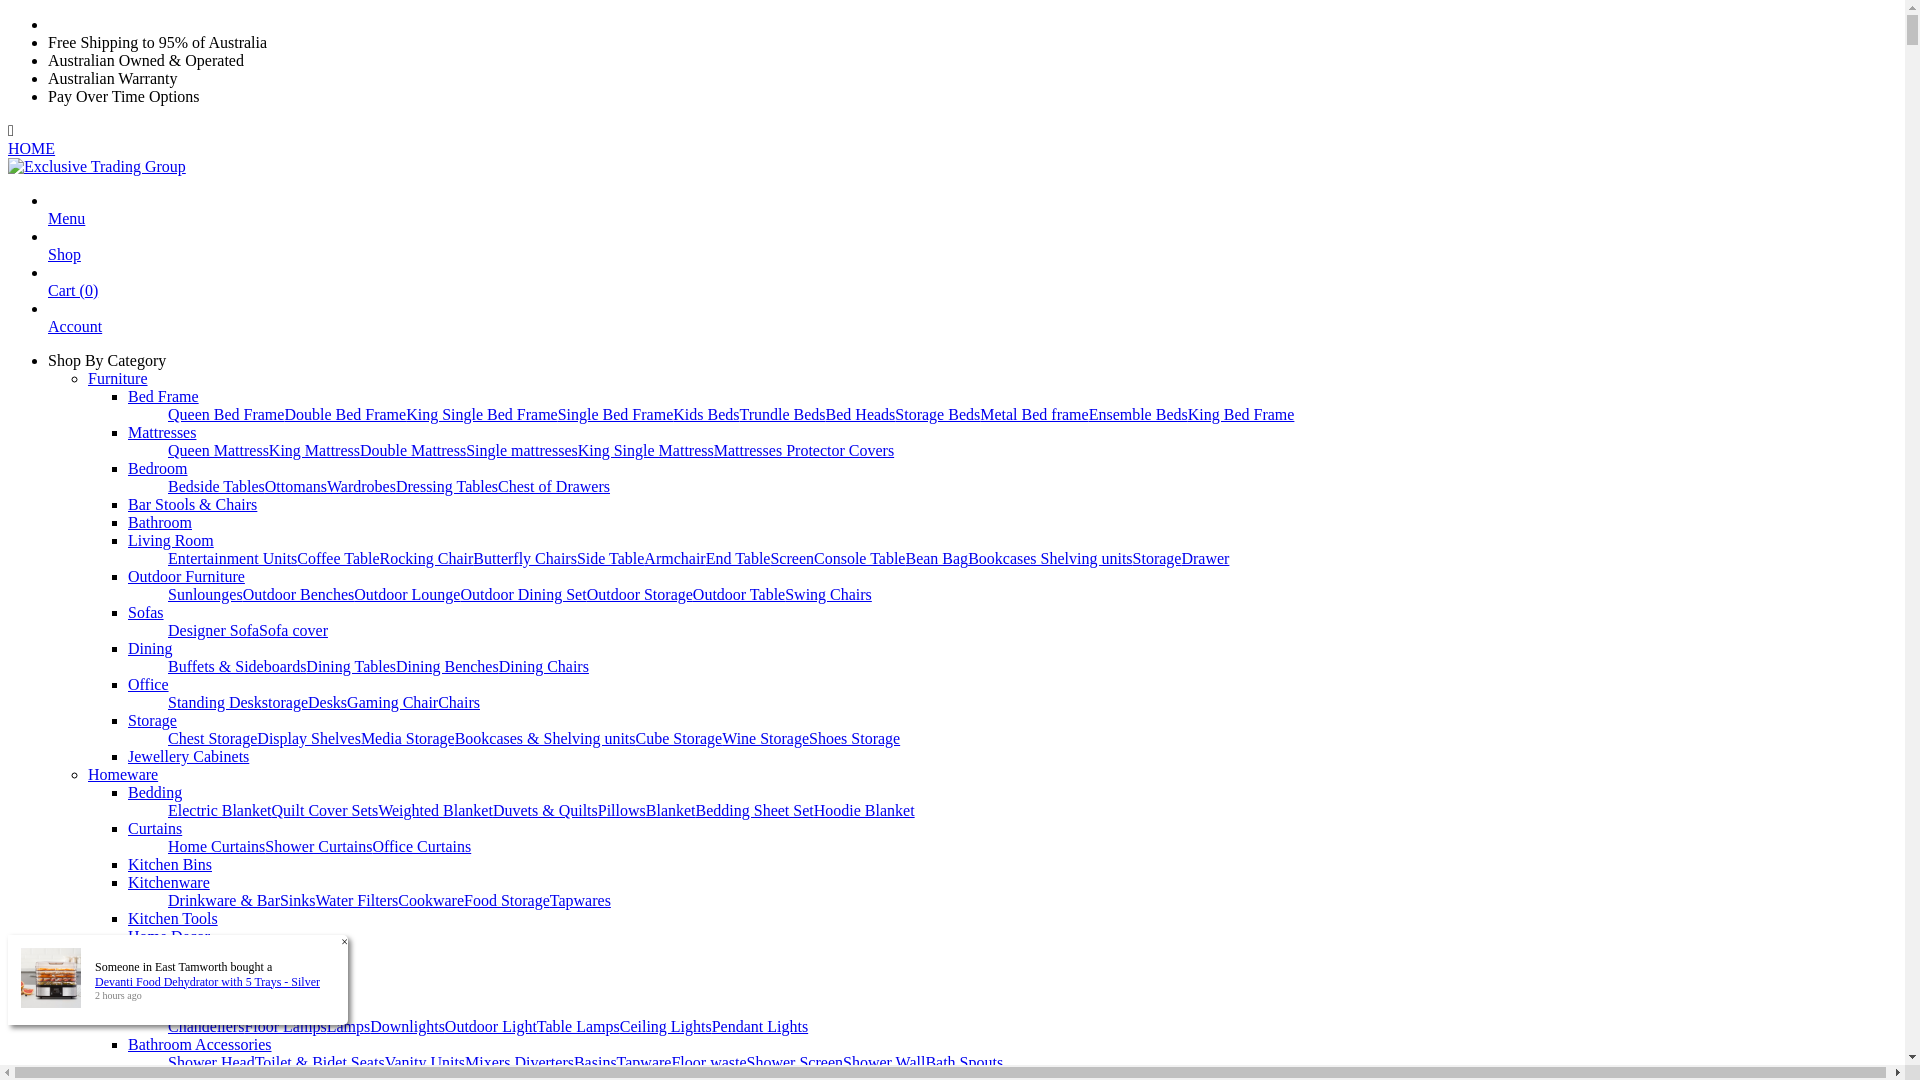  Describe the element at coordinates (859, 558) in the screenshot. I see `'Console Table'` at that location.